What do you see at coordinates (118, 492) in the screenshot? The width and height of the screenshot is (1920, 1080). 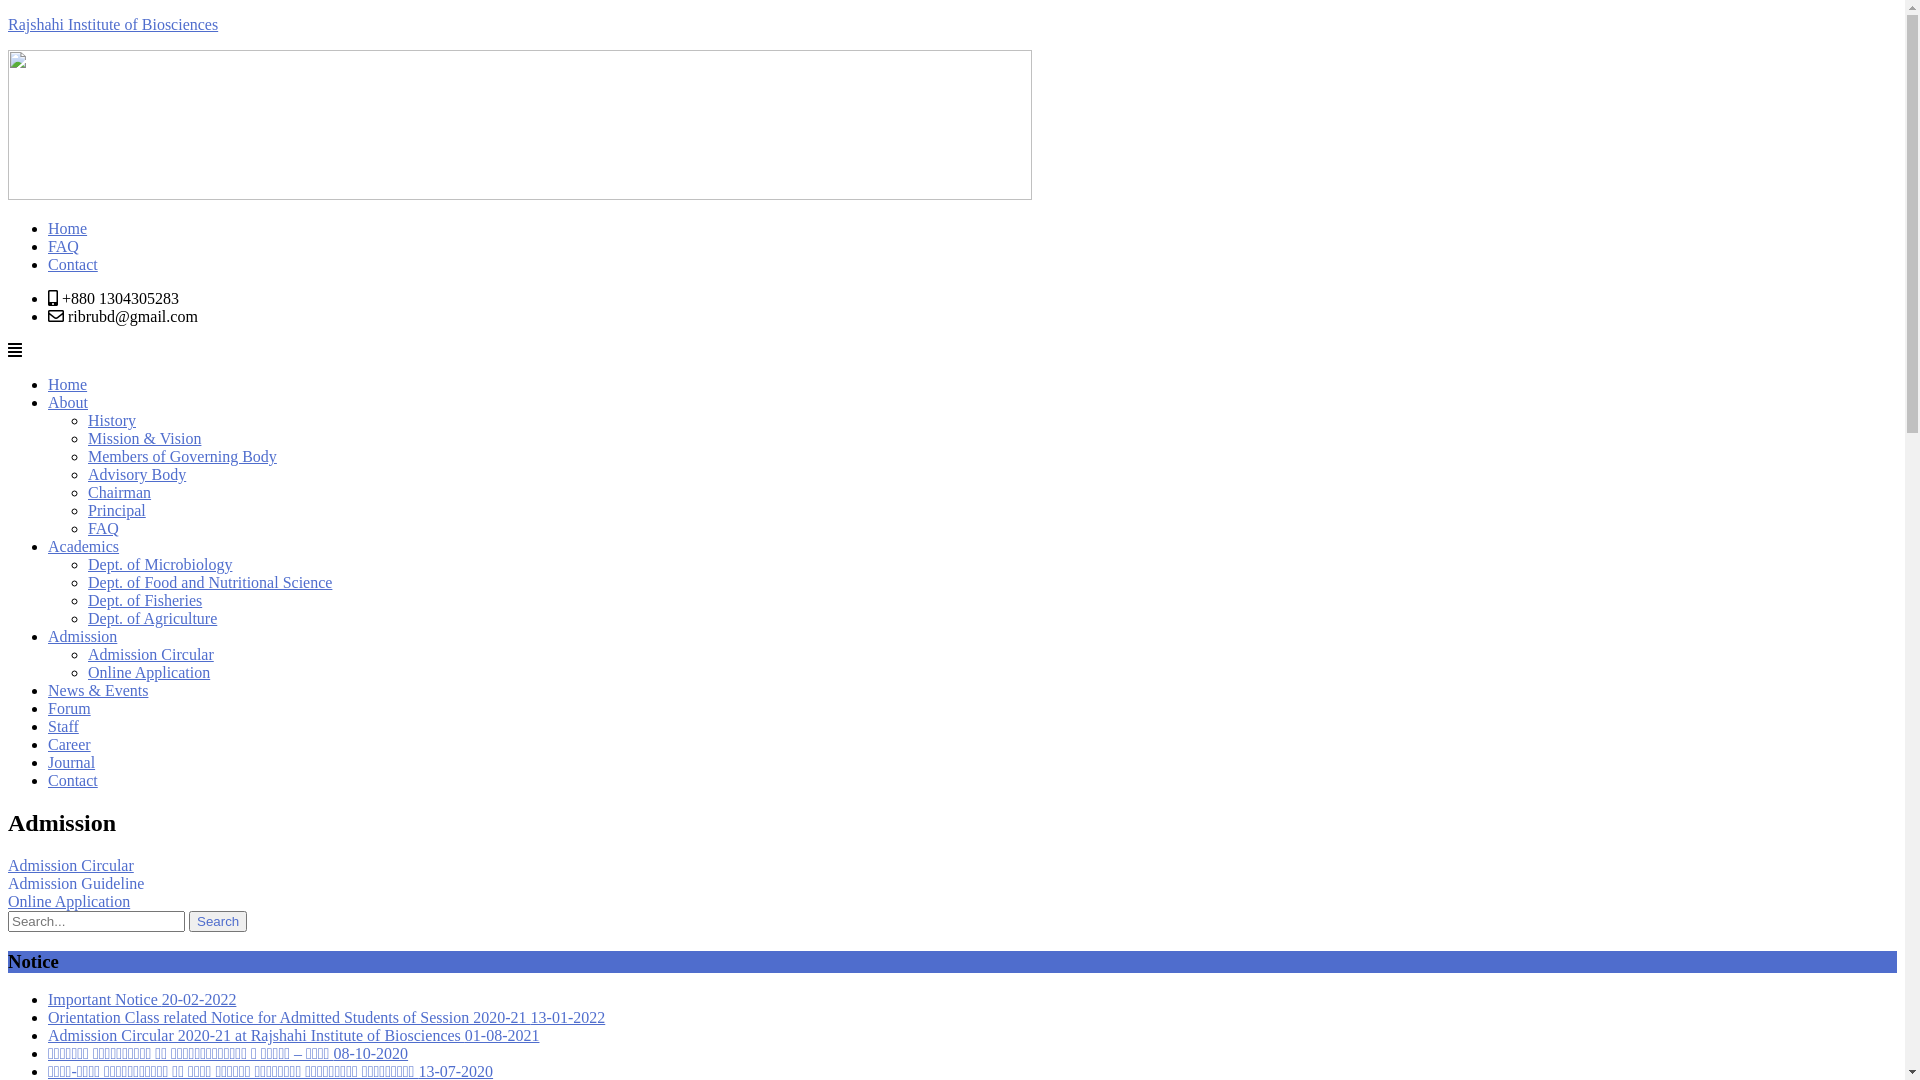 I see `'Chairman'` at bounding box center [118, 492].